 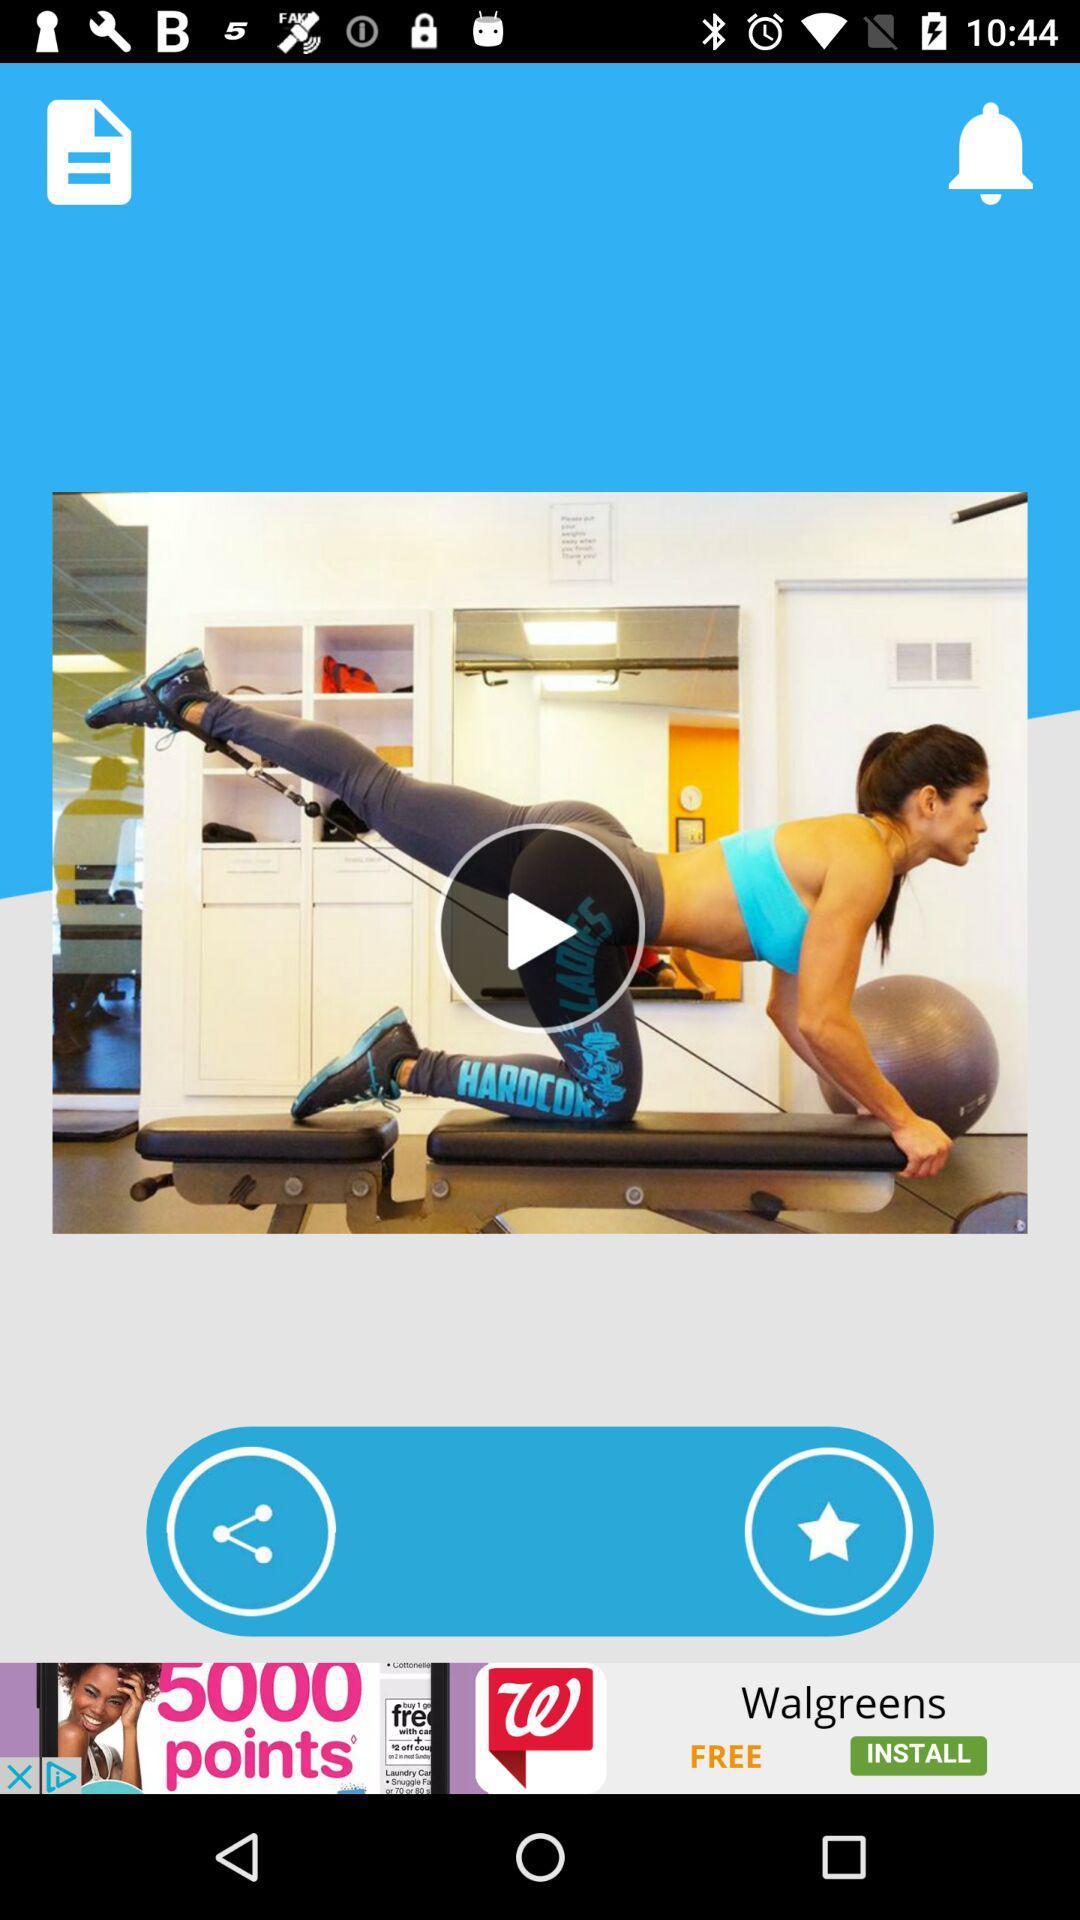 I want to click on the play icon, so click(x=540, y=927).